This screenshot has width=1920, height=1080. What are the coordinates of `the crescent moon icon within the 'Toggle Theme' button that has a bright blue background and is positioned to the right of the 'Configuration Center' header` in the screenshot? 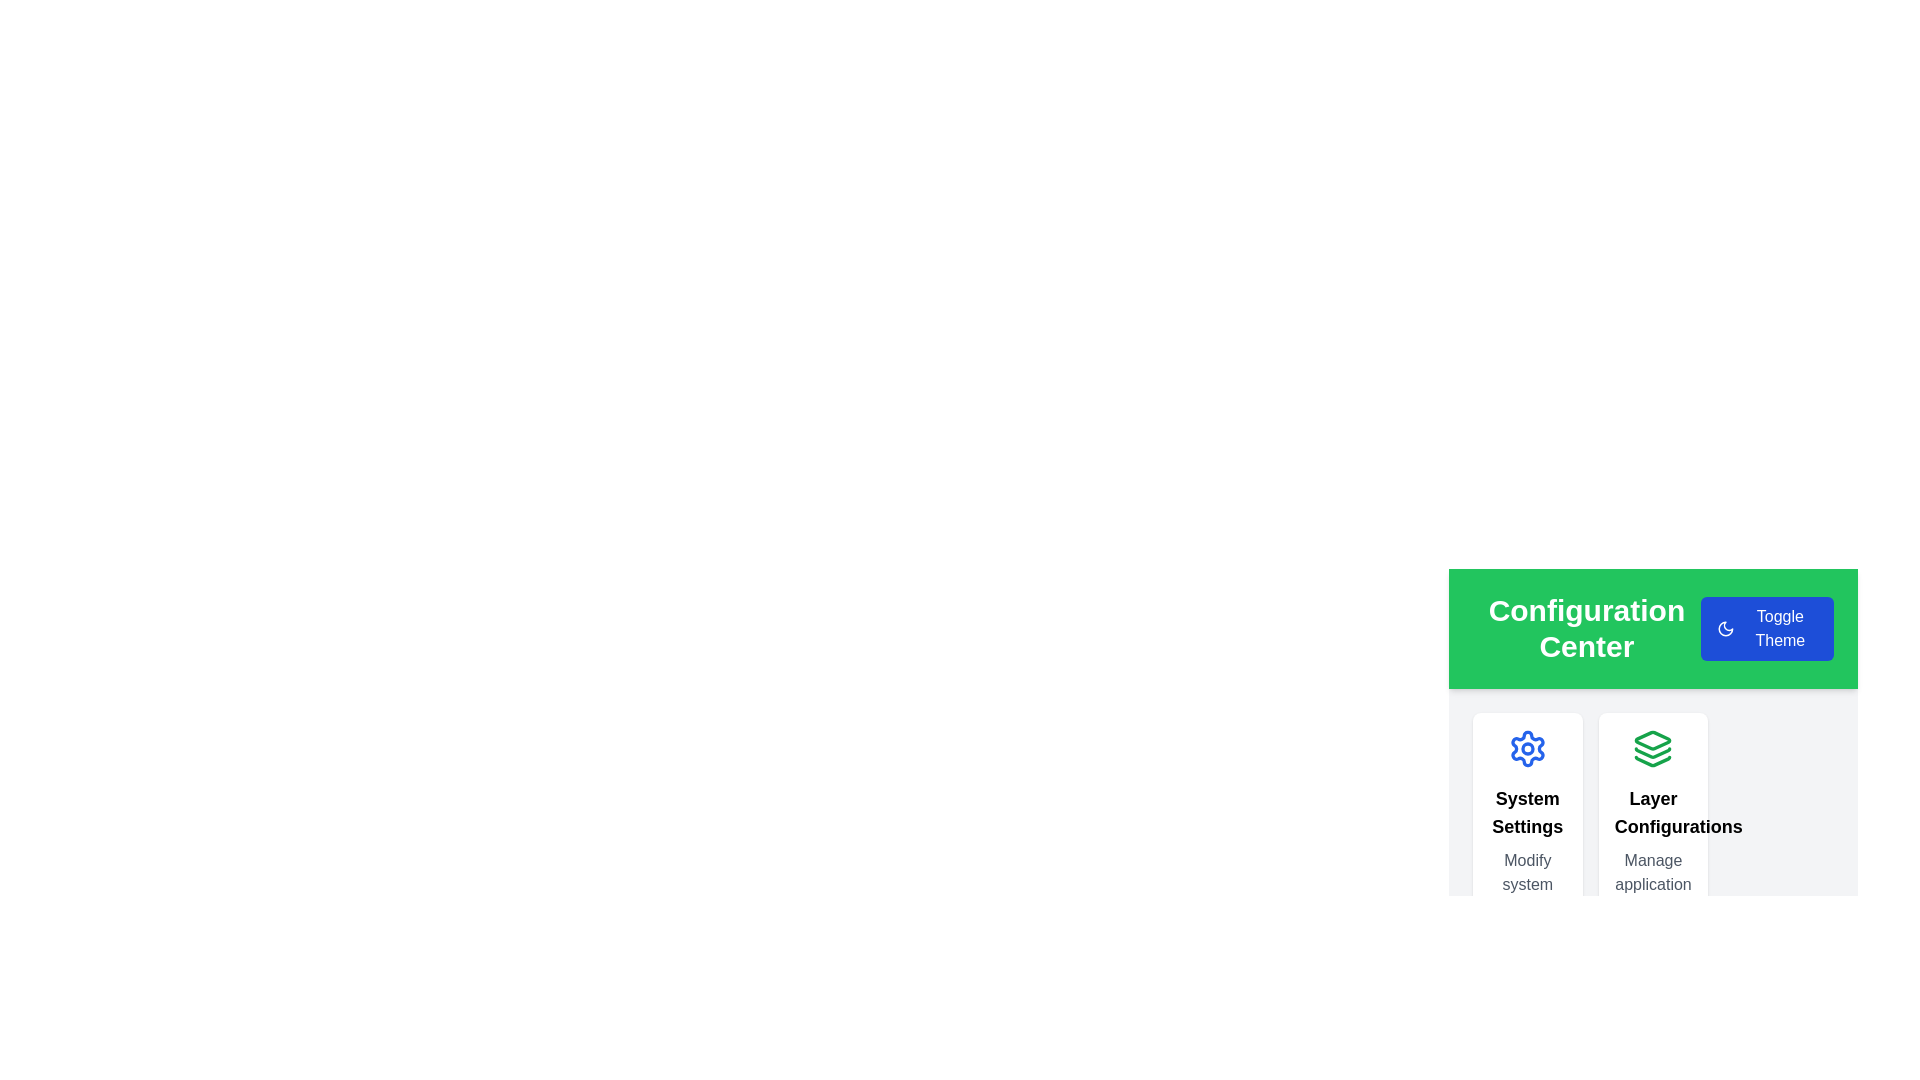 It's located at (1724, 627).